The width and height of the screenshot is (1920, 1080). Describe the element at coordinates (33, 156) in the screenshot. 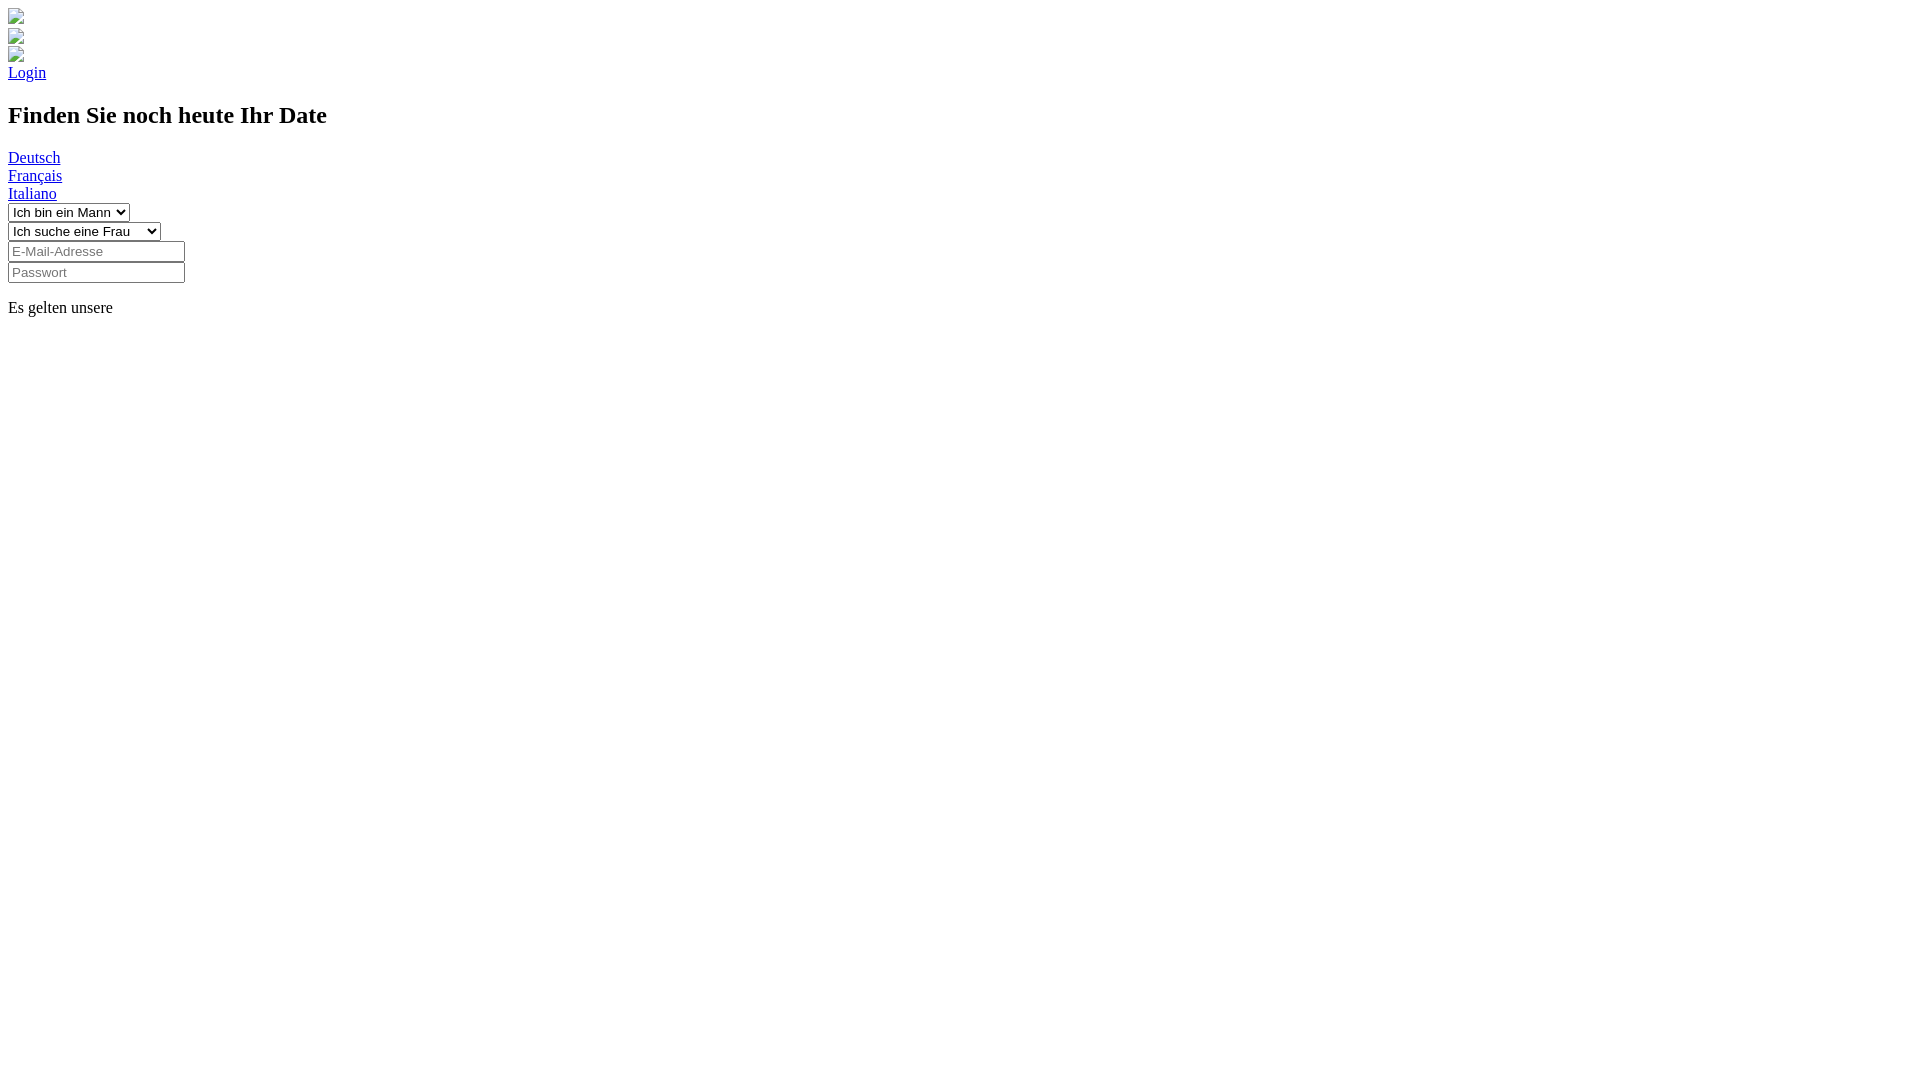

I see `'Deutsch'` at that location.